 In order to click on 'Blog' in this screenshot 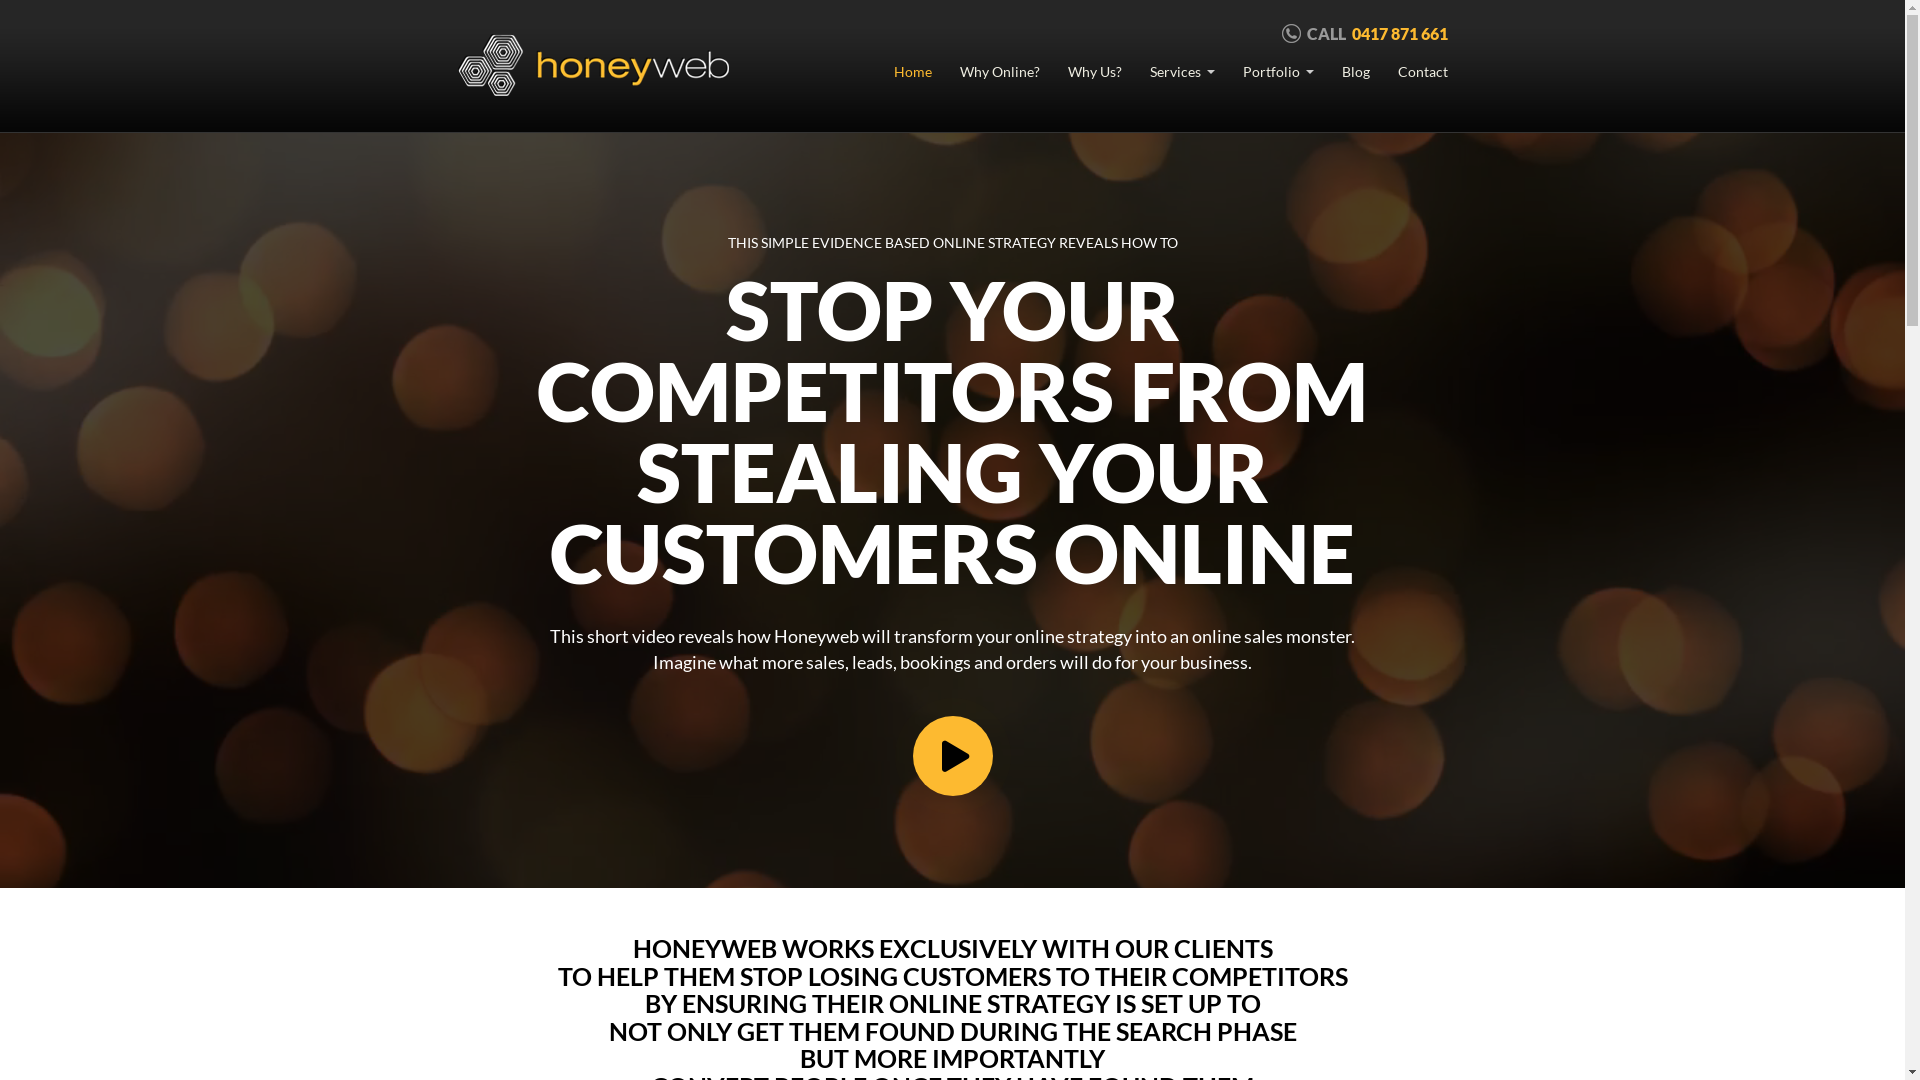, I will do `click(1356, 71)`.